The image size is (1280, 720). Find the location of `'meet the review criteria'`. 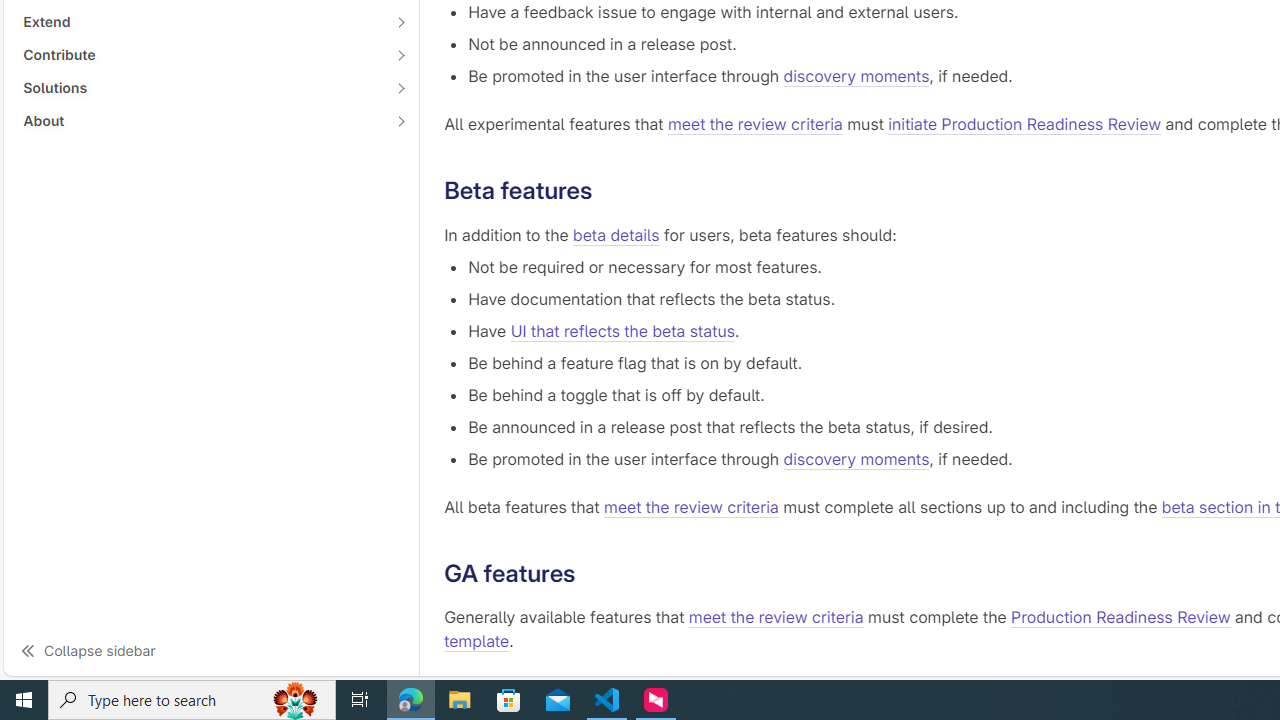

'meet the review criteria' is located at coordinates (775, 617).